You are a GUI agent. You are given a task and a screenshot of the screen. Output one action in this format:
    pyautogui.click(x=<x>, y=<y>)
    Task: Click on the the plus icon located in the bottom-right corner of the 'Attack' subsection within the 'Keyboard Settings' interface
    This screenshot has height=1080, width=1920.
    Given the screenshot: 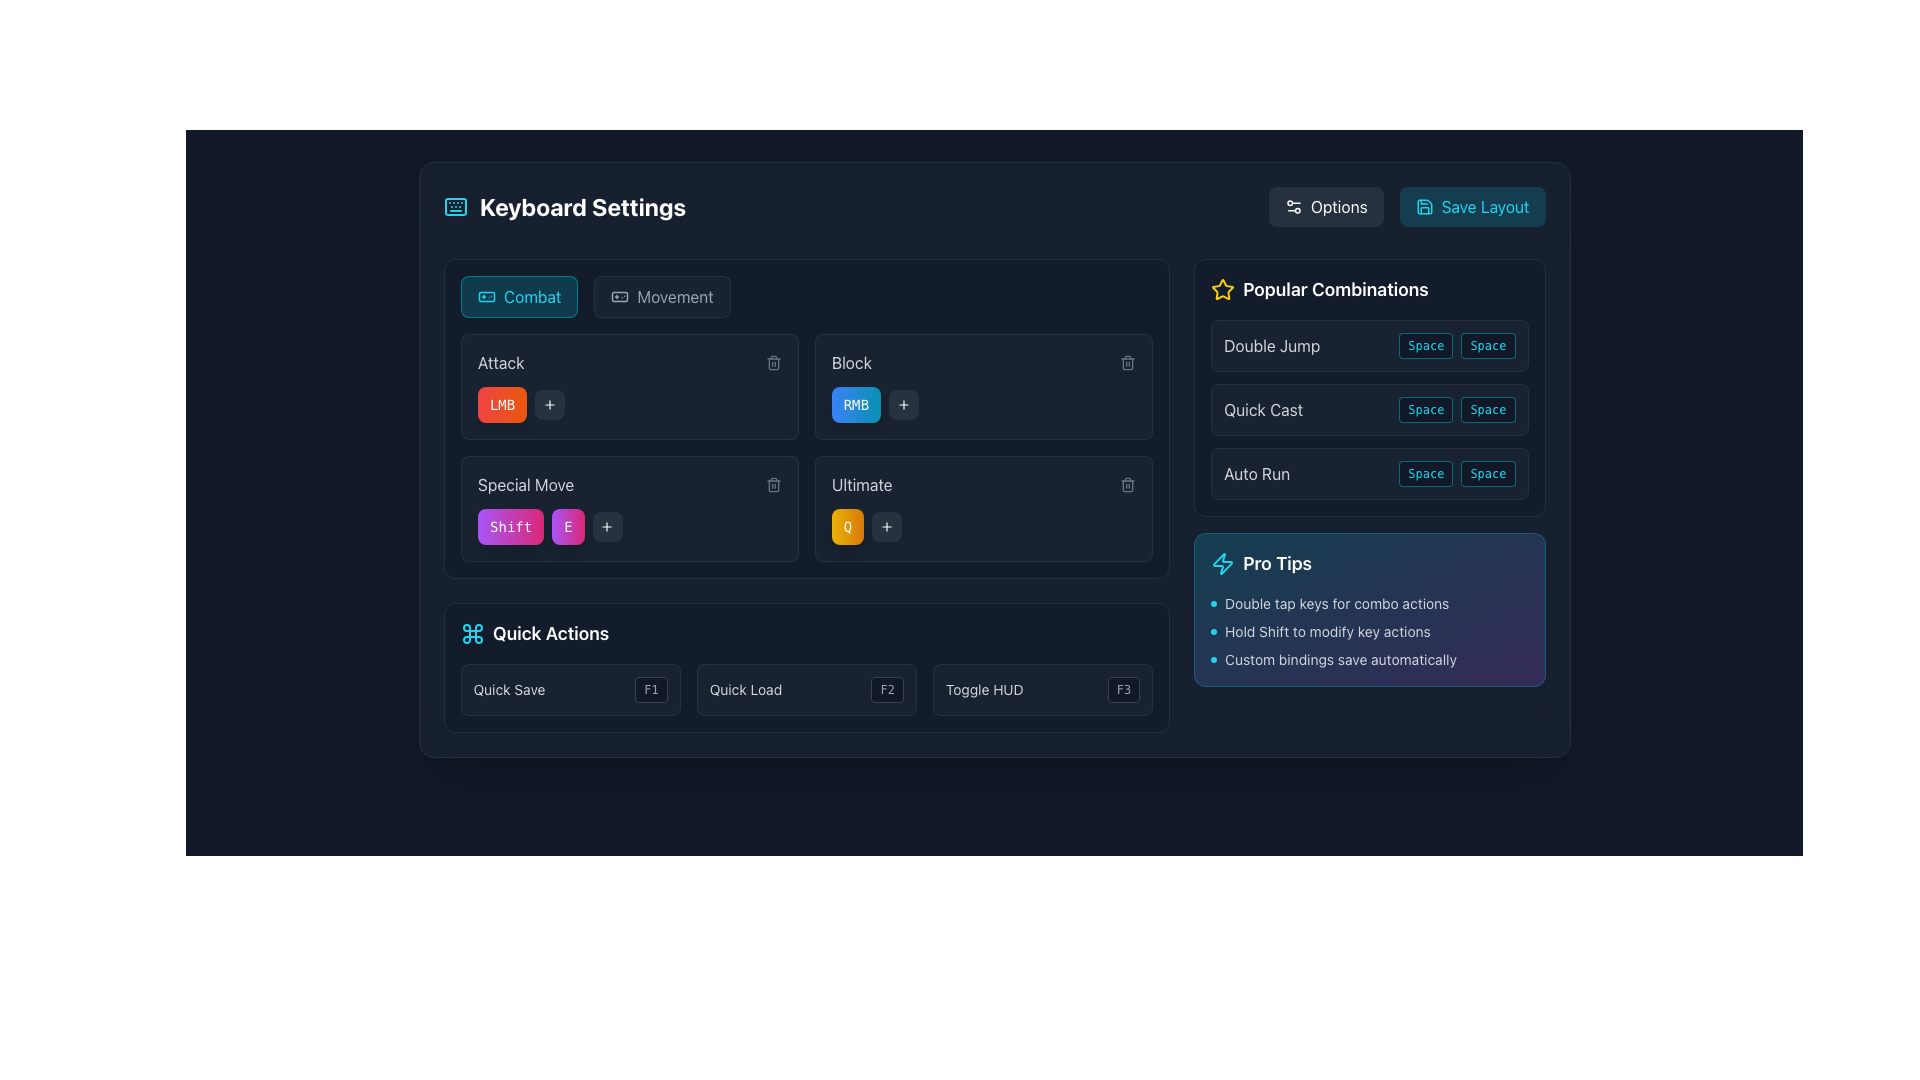 What is the action you would take?
    pyautogui.click(x=903, y=405)
    